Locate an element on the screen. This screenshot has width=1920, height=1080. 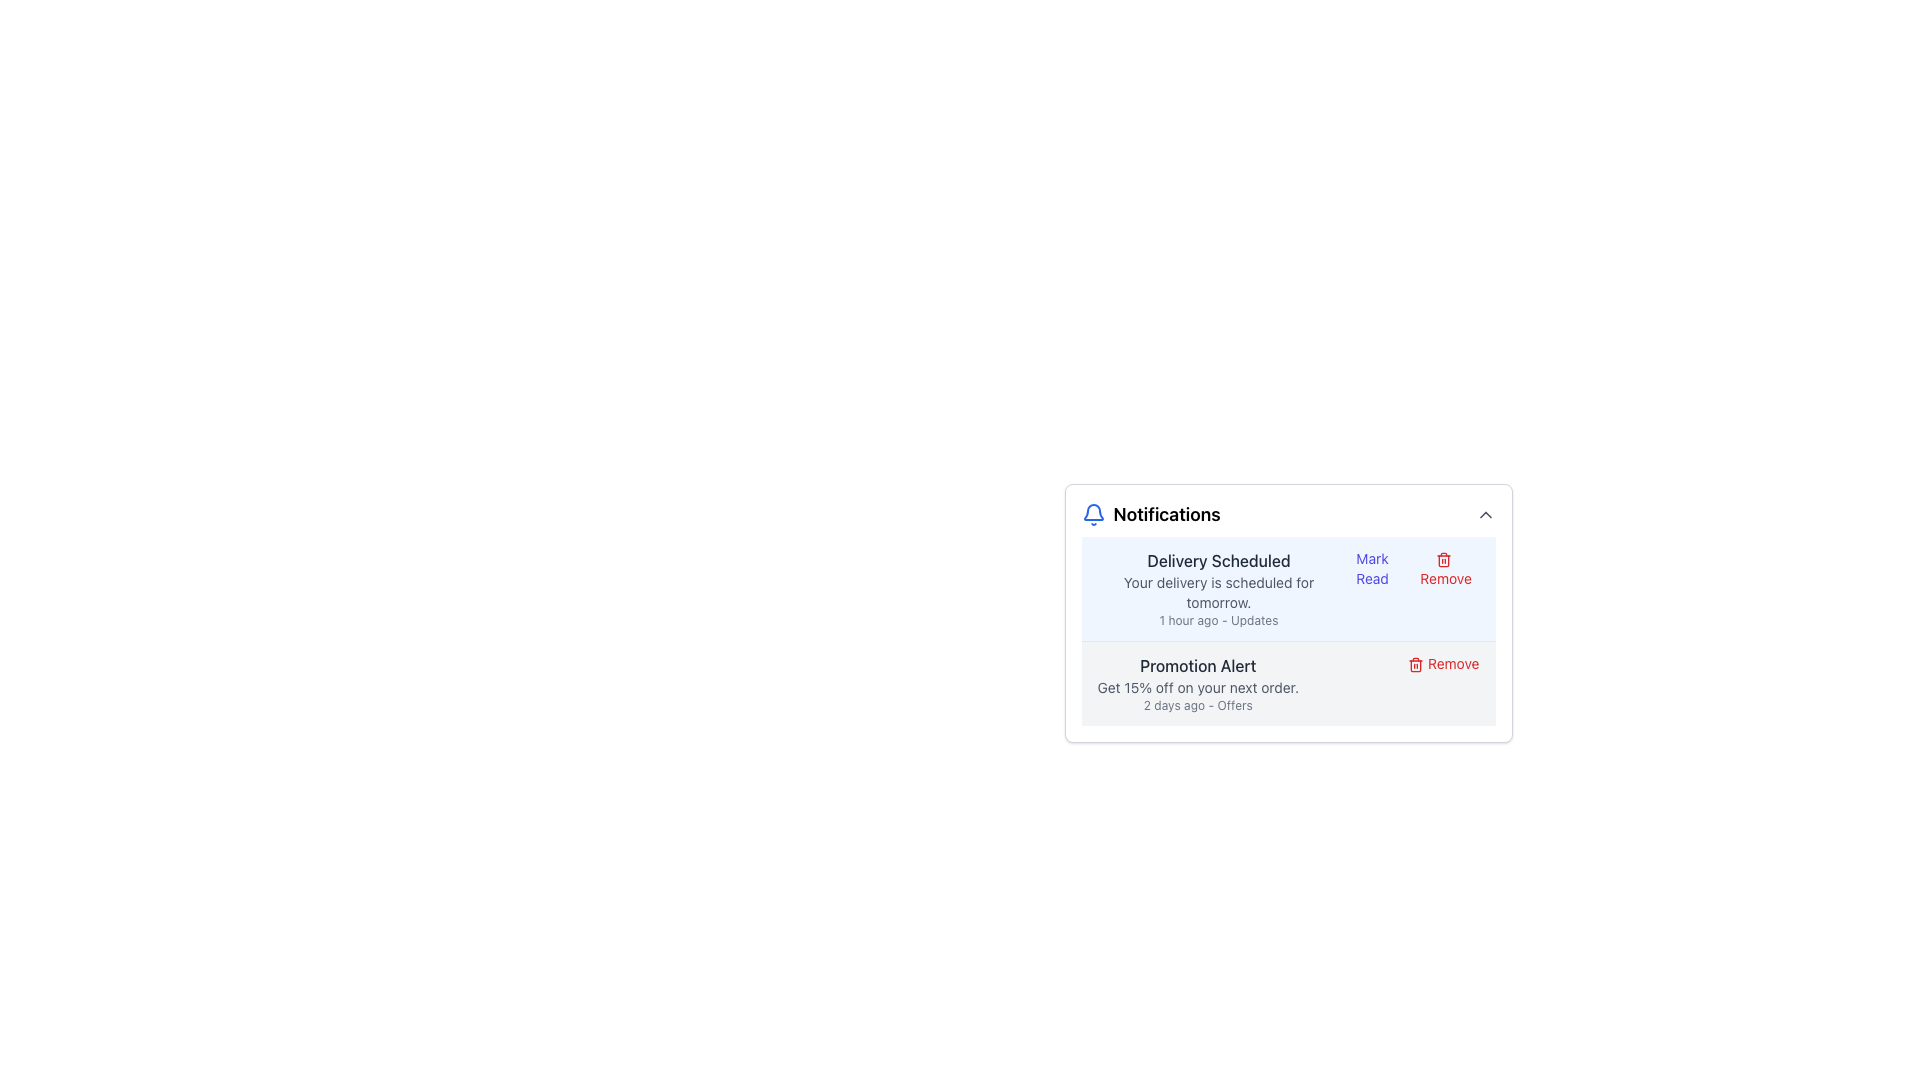
the 'Mark as Read' button located in the notification panel under 'Delivery Scheduled' to mark the notification as read is located at coordinates (1371, 569).